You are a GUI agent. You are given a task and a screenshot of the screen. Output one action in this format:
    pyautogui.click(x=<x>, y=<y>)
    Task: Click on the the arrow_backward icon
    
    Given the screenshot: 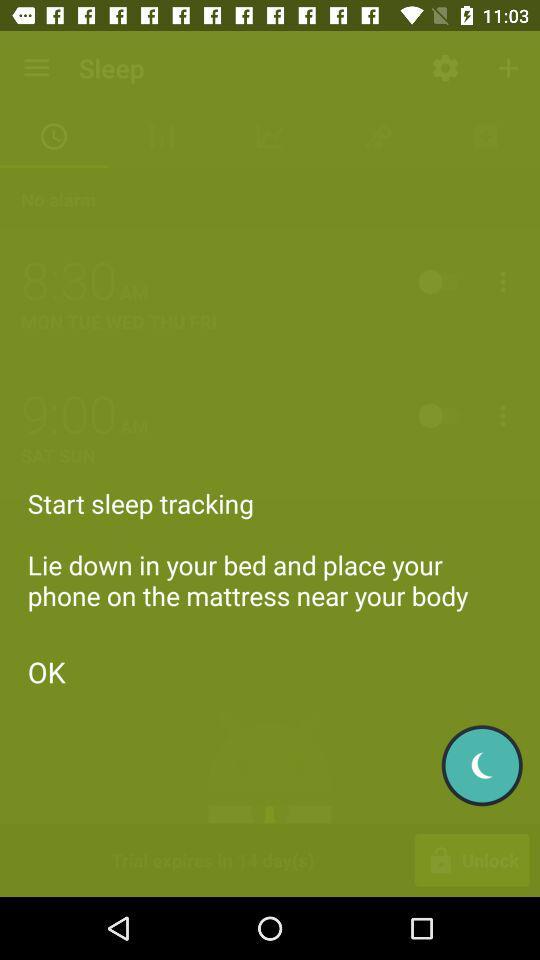 What is the action you would take?
    pyautogui.click(x=481, y=764)
    